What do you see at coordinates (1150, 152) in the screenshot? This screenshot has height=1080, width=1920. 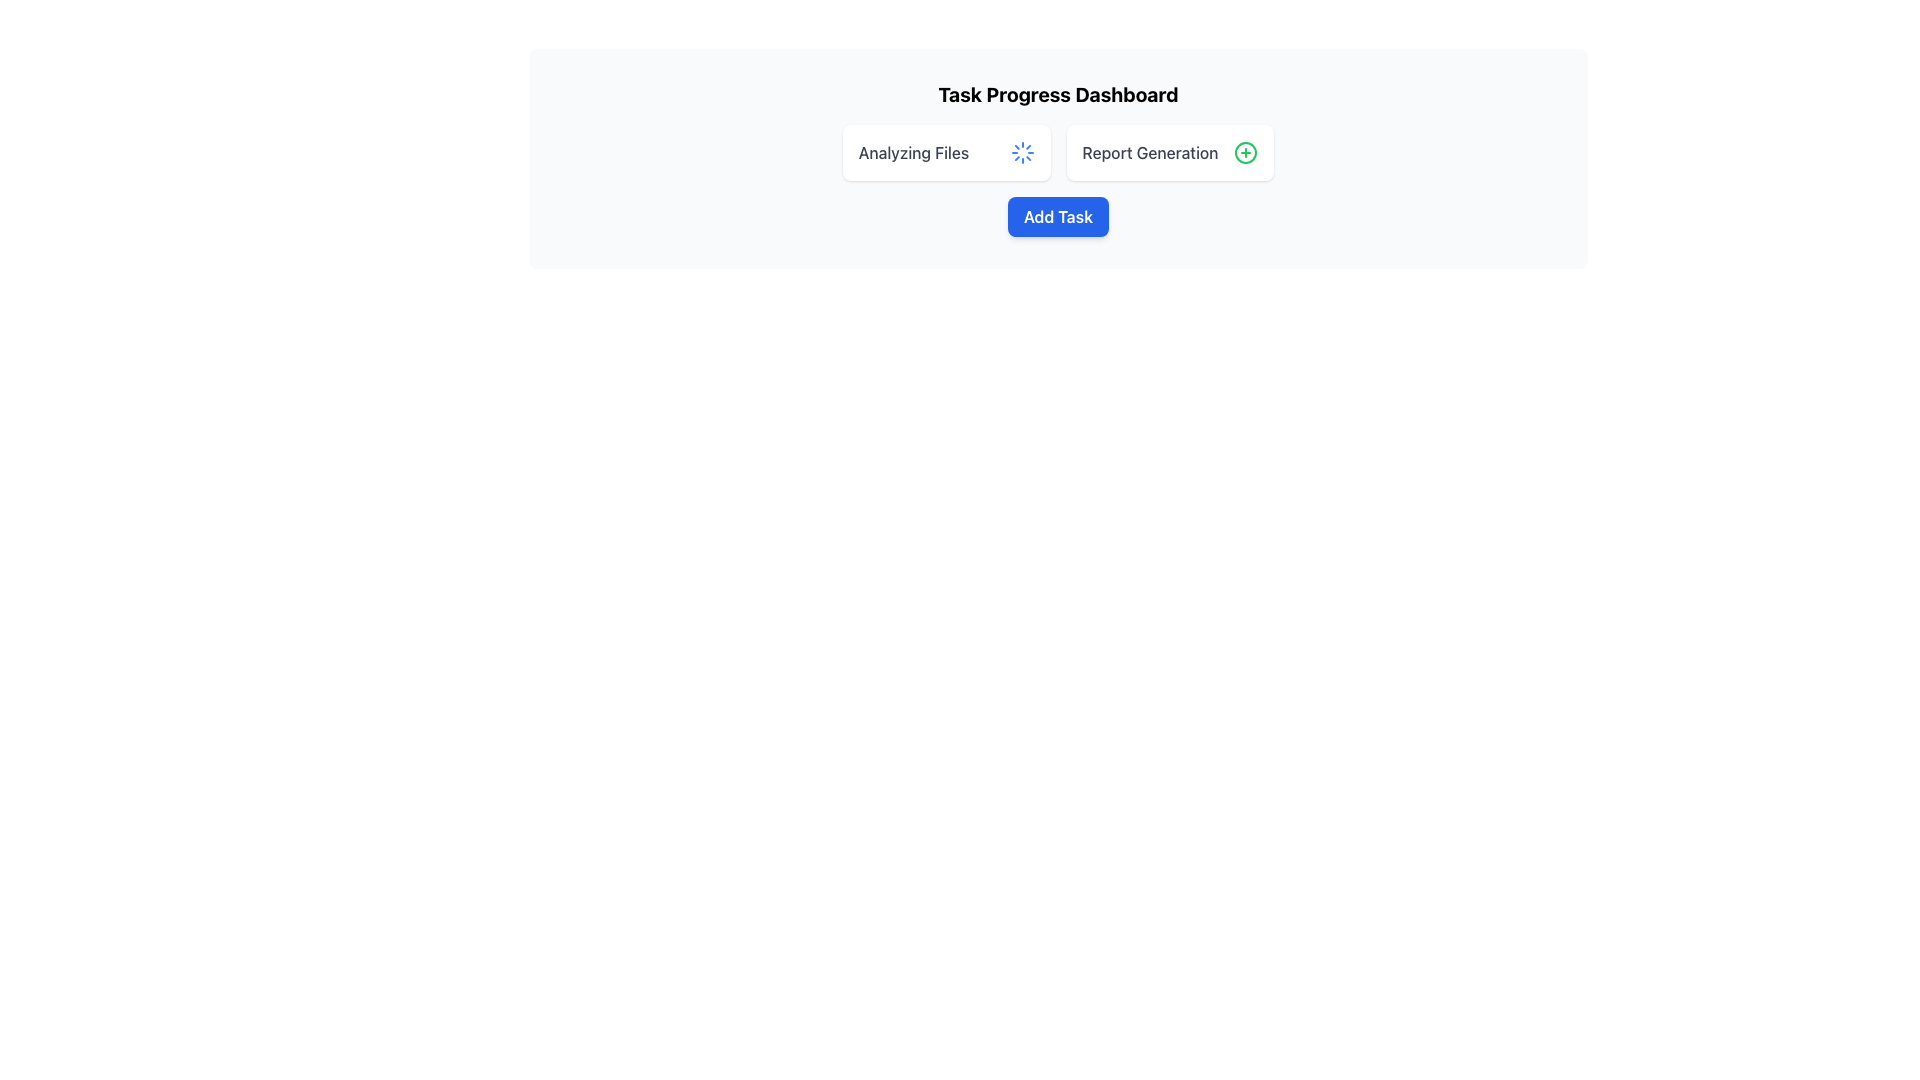 I see `the 'Report Generation' text label` at bounding box center [1150, 152].